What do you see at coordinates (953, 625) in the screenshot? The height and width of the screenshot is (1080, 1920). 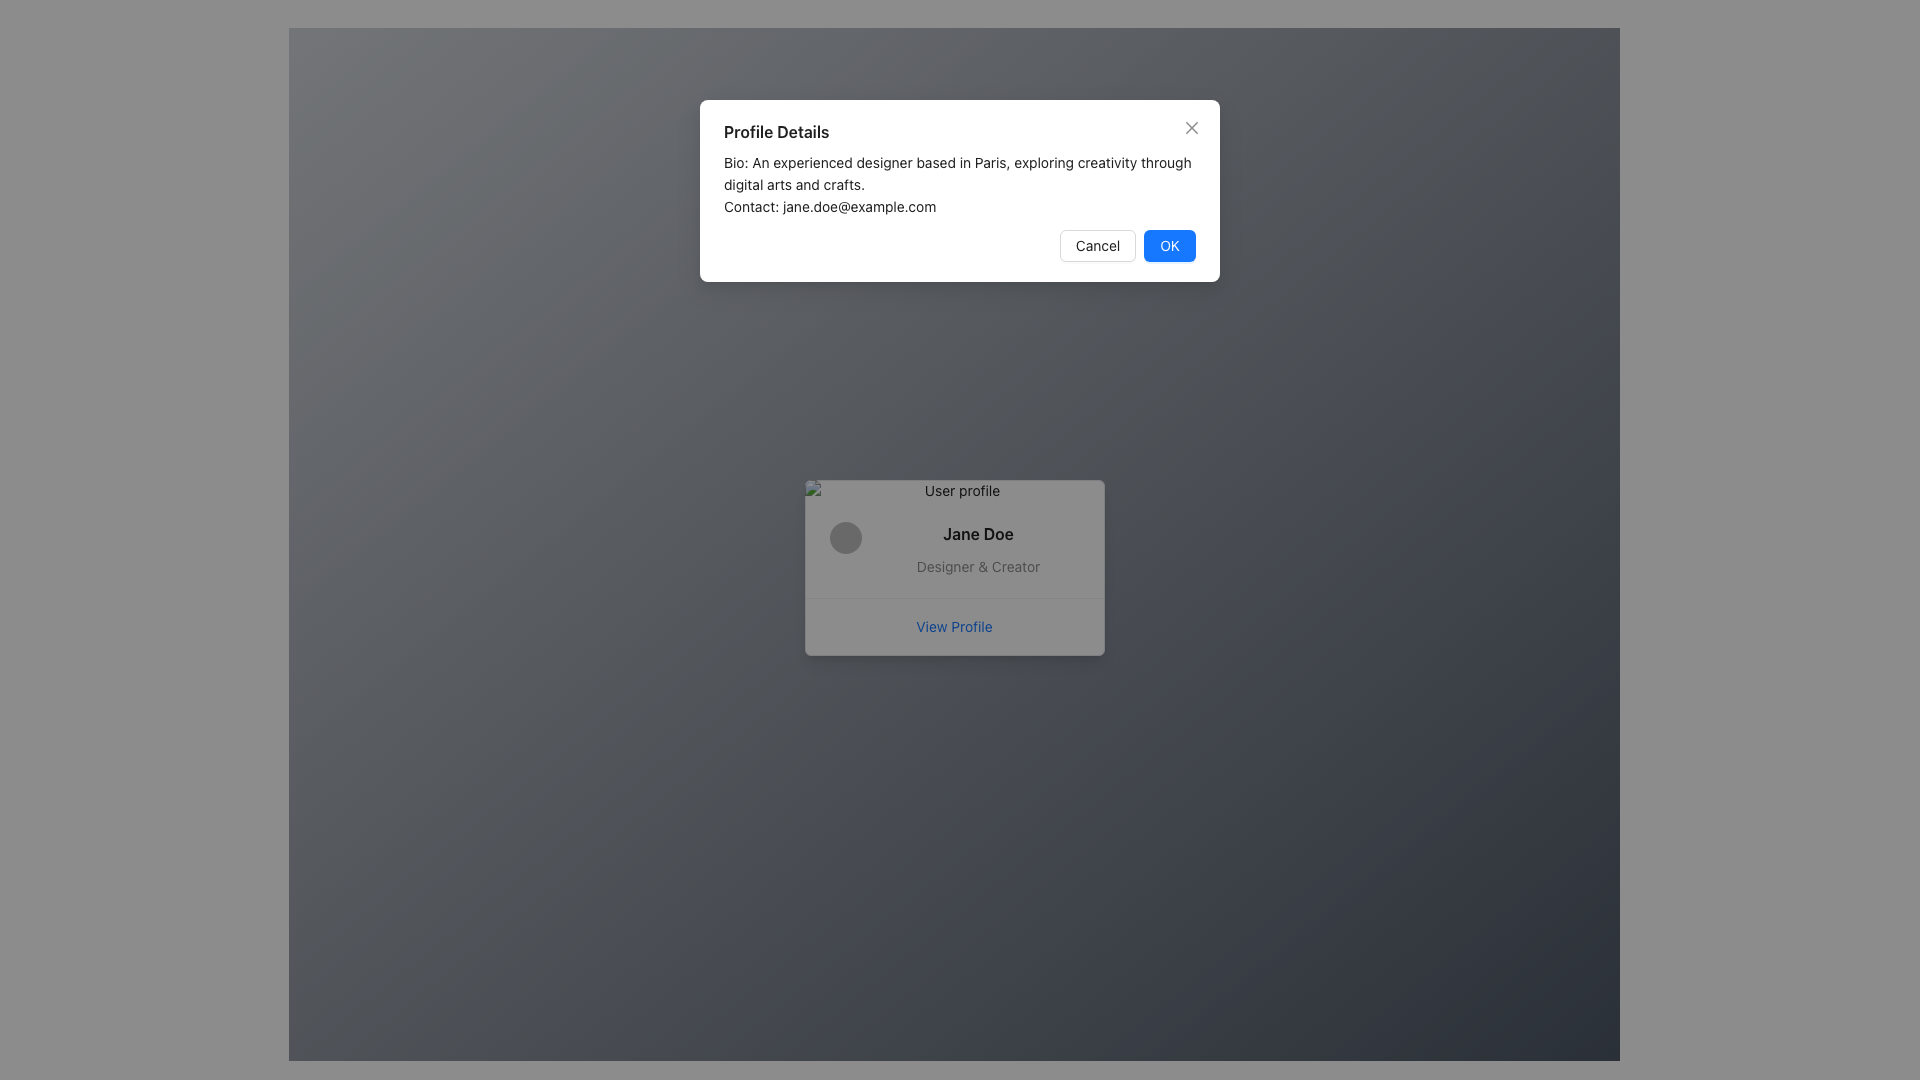 I see `the 'View Profile' button located at the bottom of the user profile card` at bounding box center [953, 625].